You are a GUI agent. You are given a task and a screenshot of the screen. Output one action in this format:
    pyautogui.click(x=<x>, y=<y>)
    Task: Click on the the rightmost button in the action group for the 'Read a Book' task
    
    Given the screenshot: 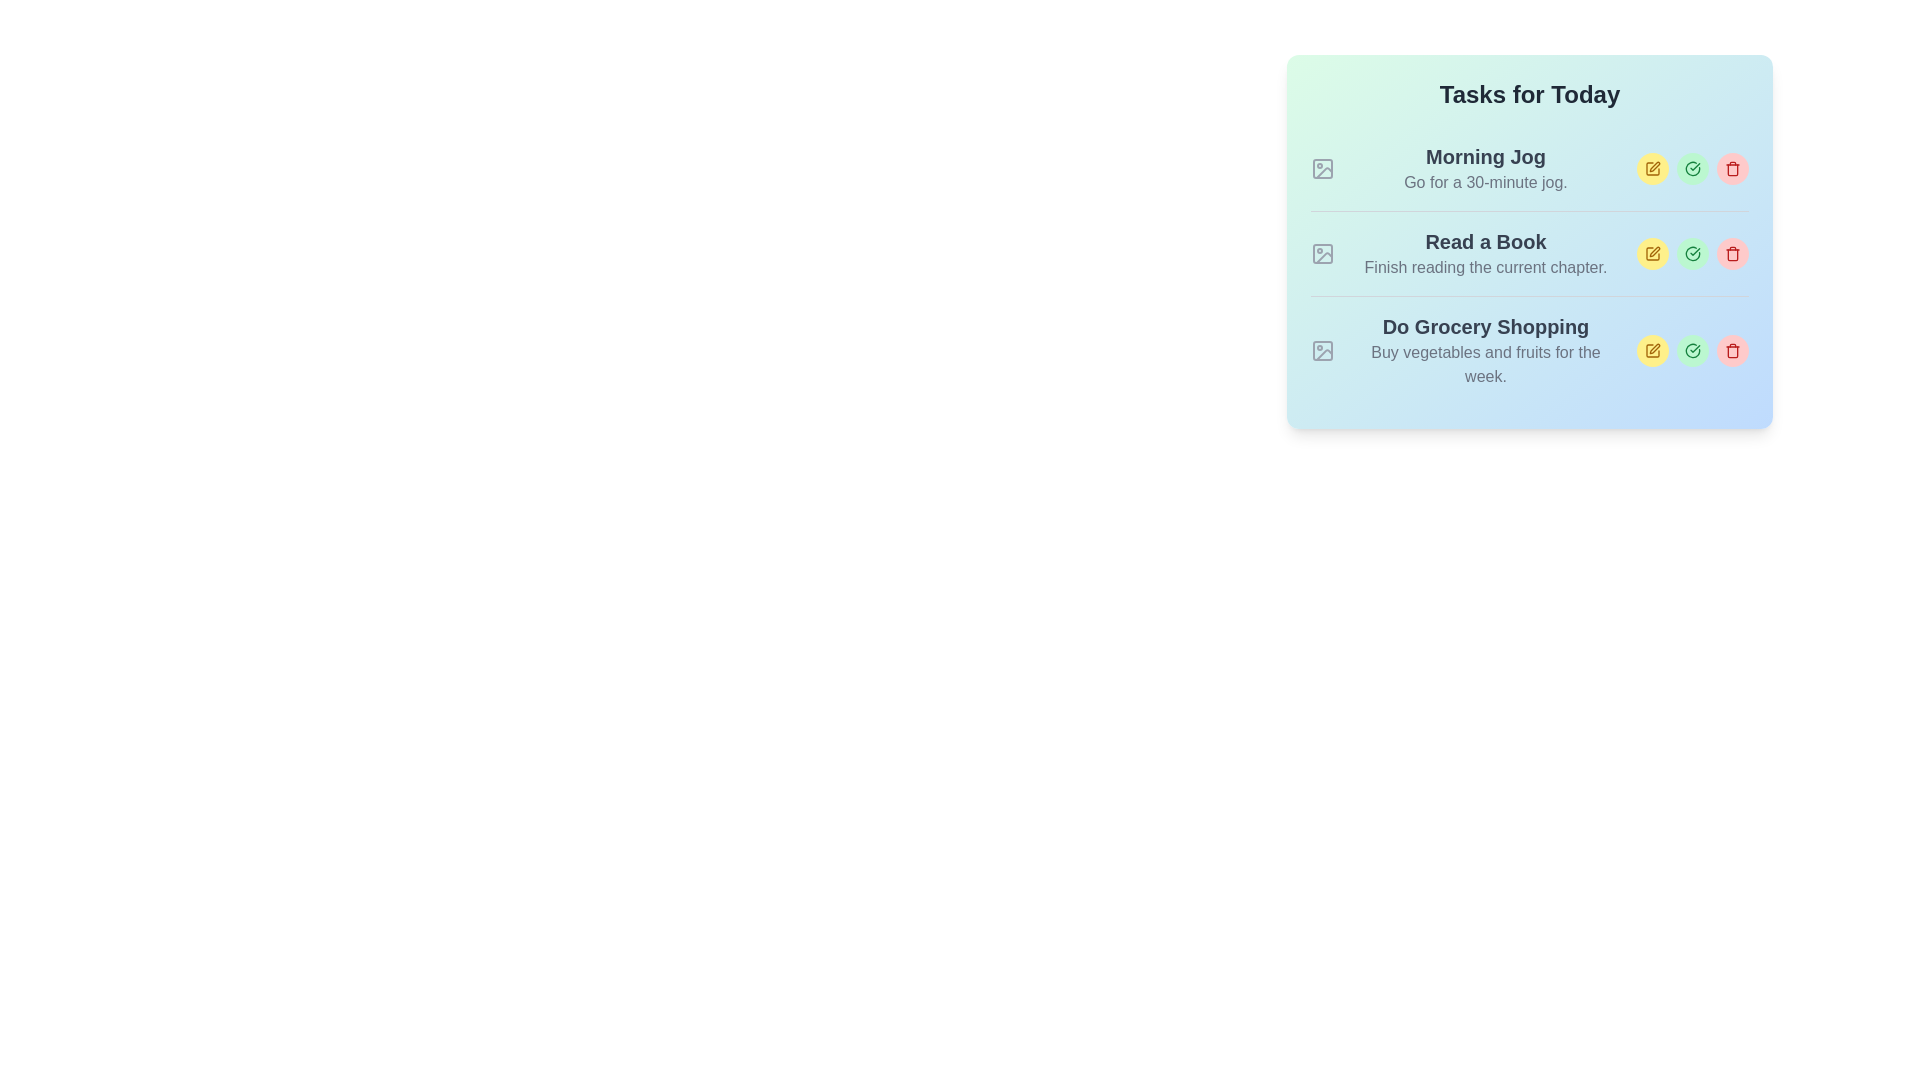 What is the action you would take?
    pyautogui.click(x=1731, y=253)
    